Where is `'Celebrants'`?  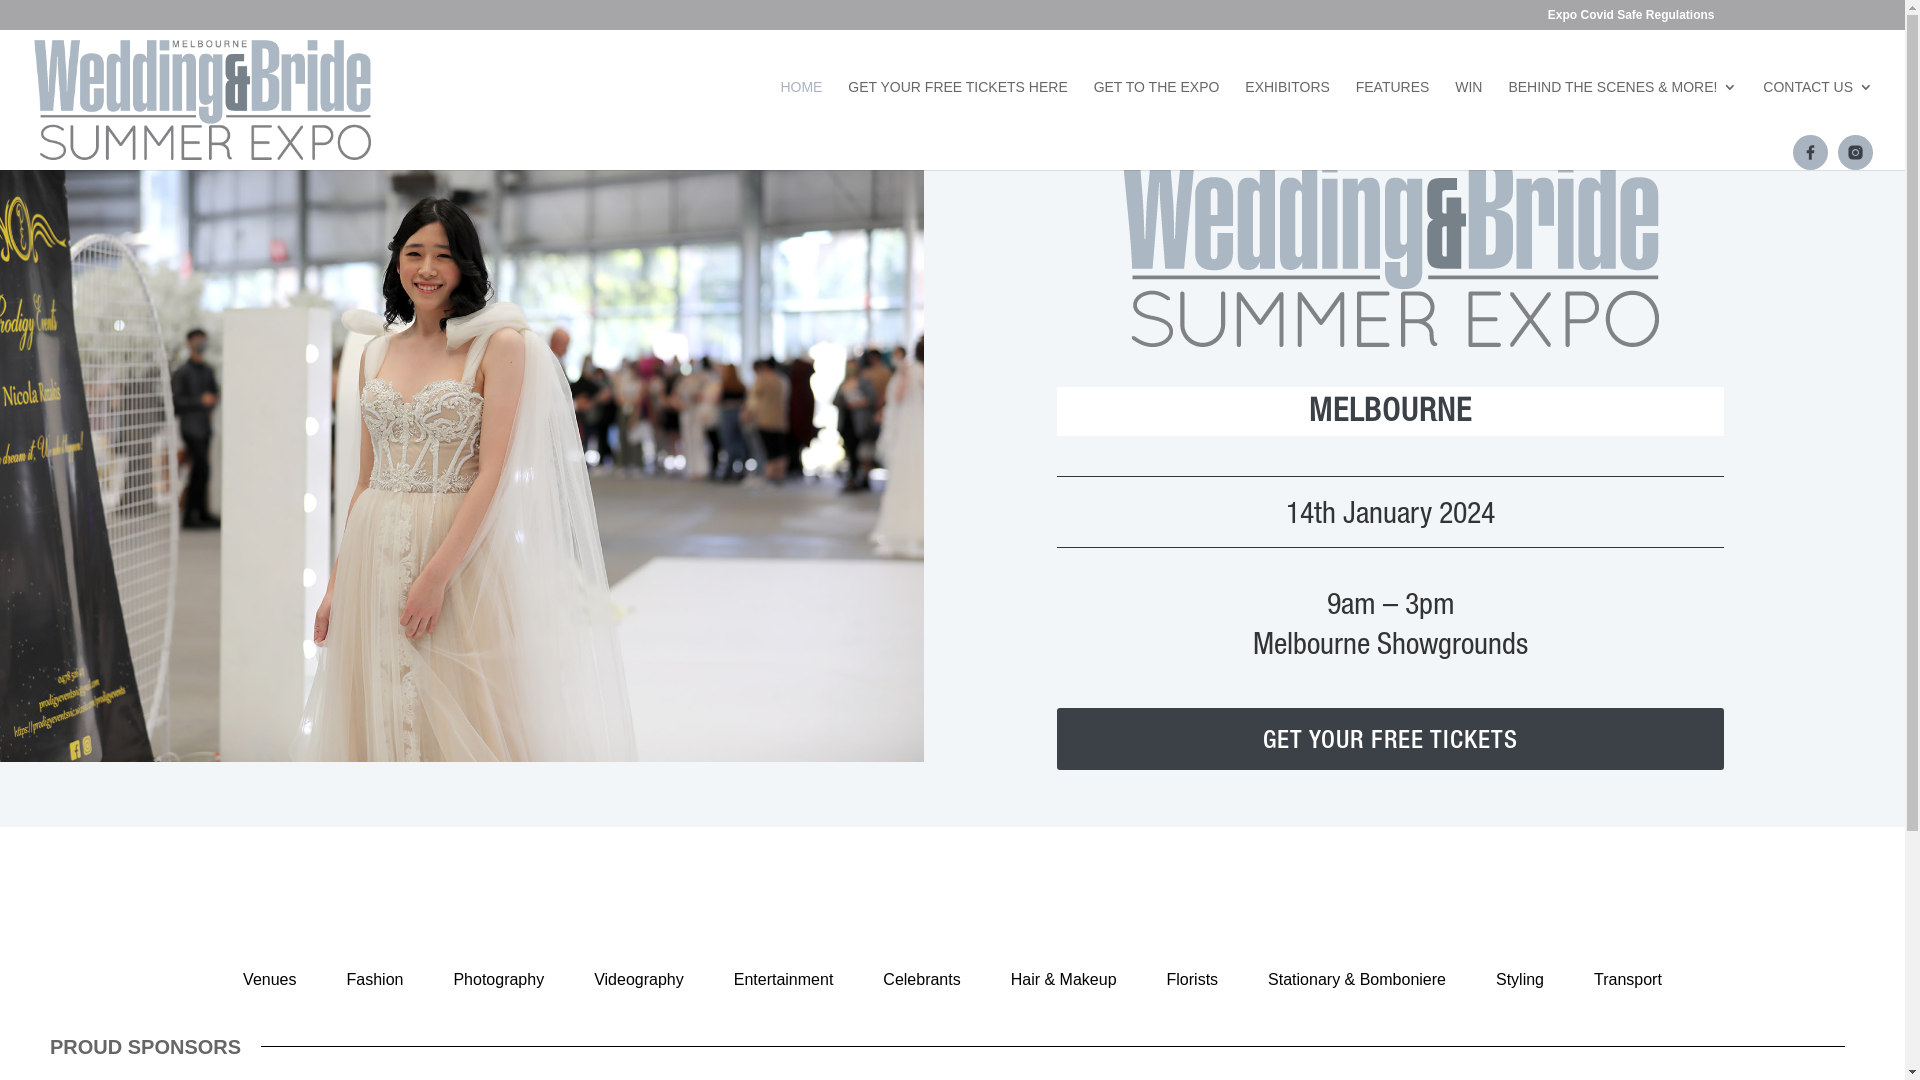
'Celebrants' is located at coordinates (920, 978).